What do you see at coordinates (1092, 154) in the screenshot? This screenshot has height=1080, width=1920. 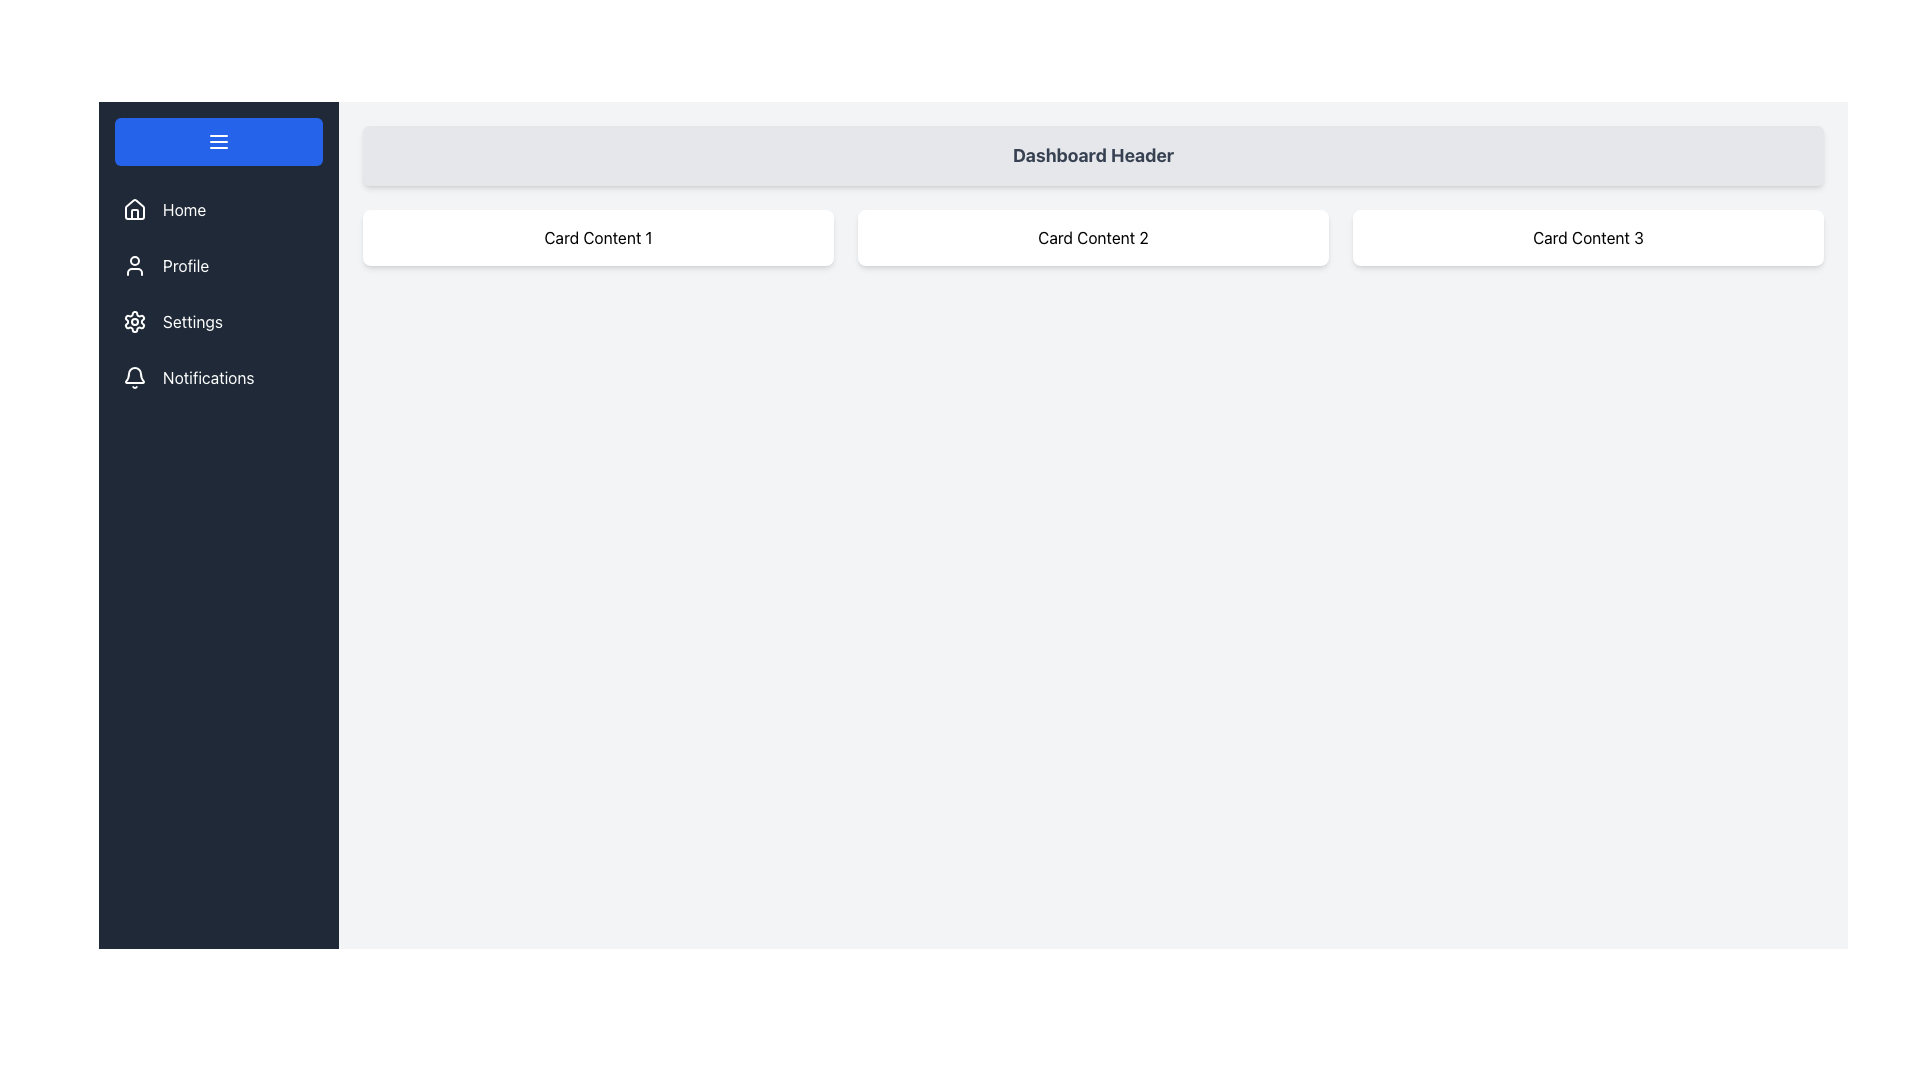 I see `the 'Dashboard Header' element, which is a rectangular header with rounded corners and a light gray background, located in the top center of the main content area` at bounding box center [1092, 154].